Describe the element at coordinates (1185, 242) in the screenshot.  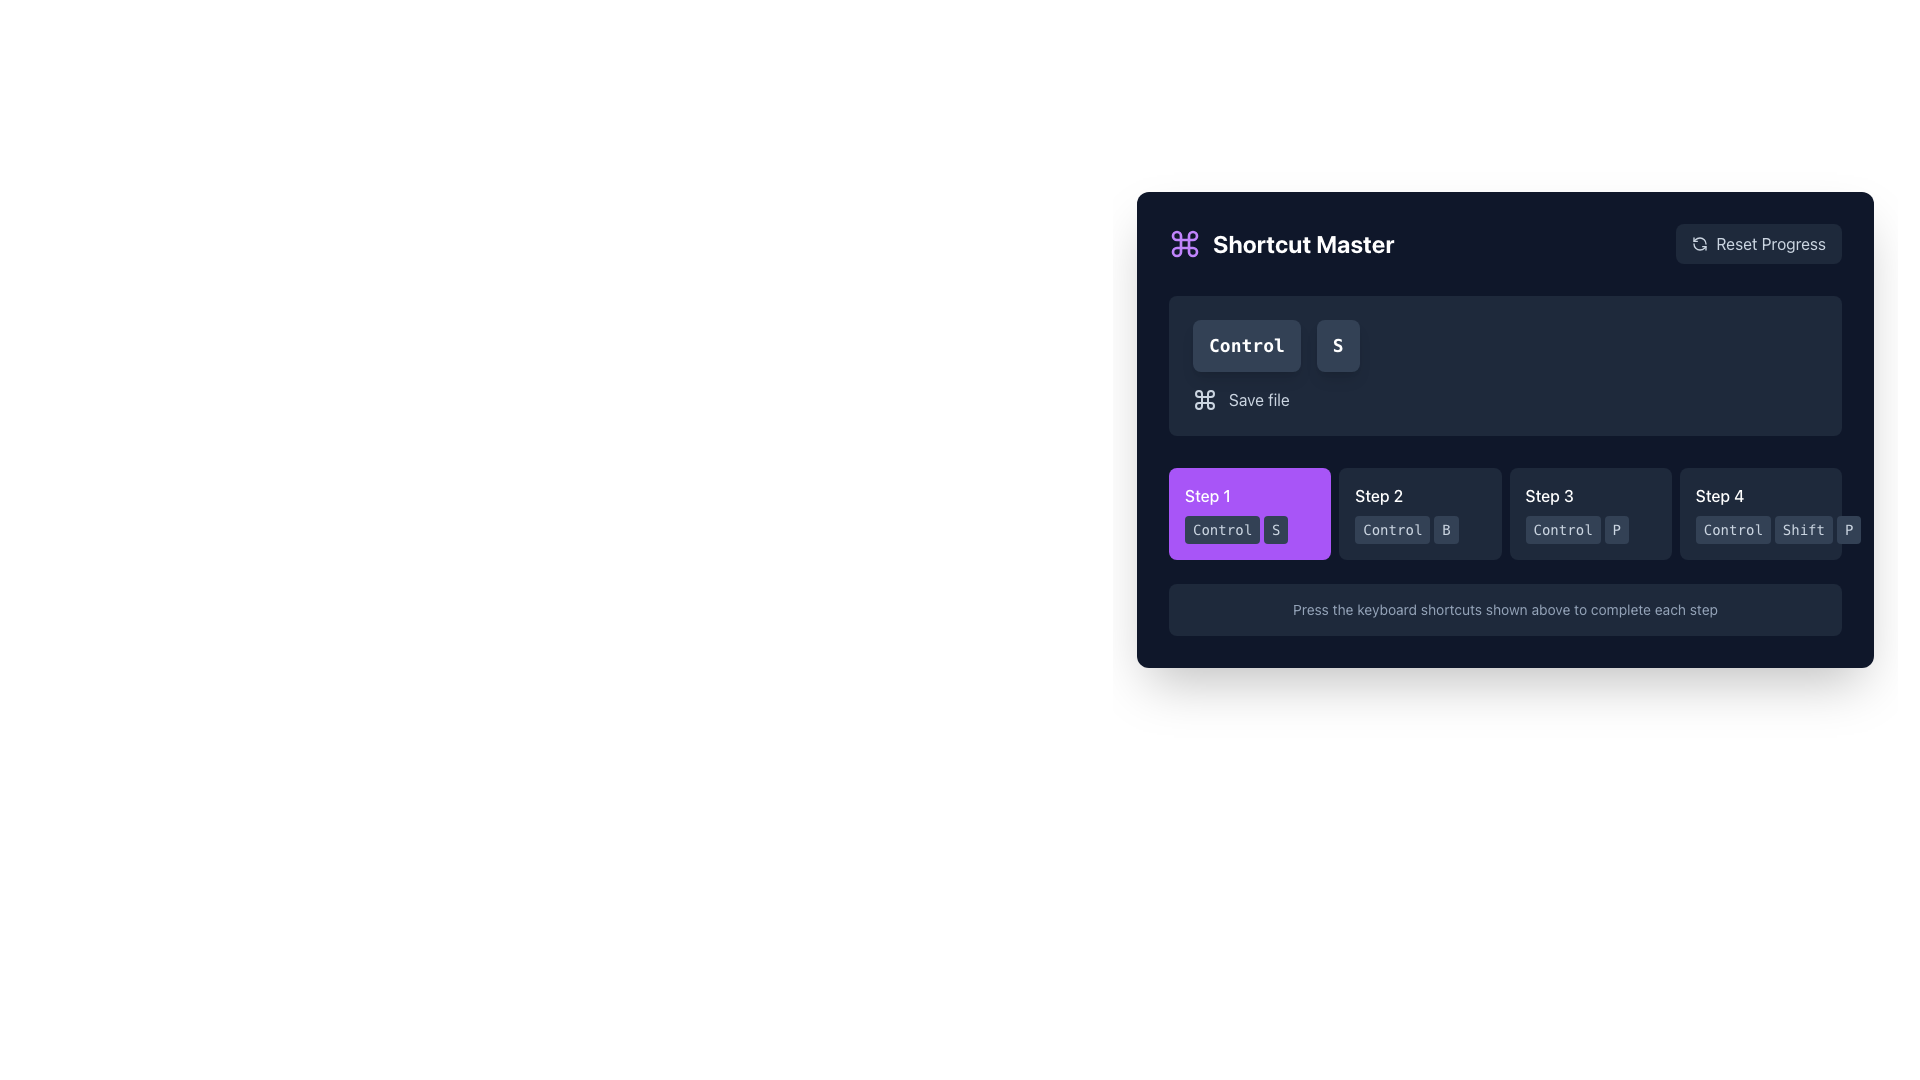
I see `the icon representing the 'Shortcut Master' section, located on the top-left side and to the immediate left of the text 'Shortcut Master'` at that location.